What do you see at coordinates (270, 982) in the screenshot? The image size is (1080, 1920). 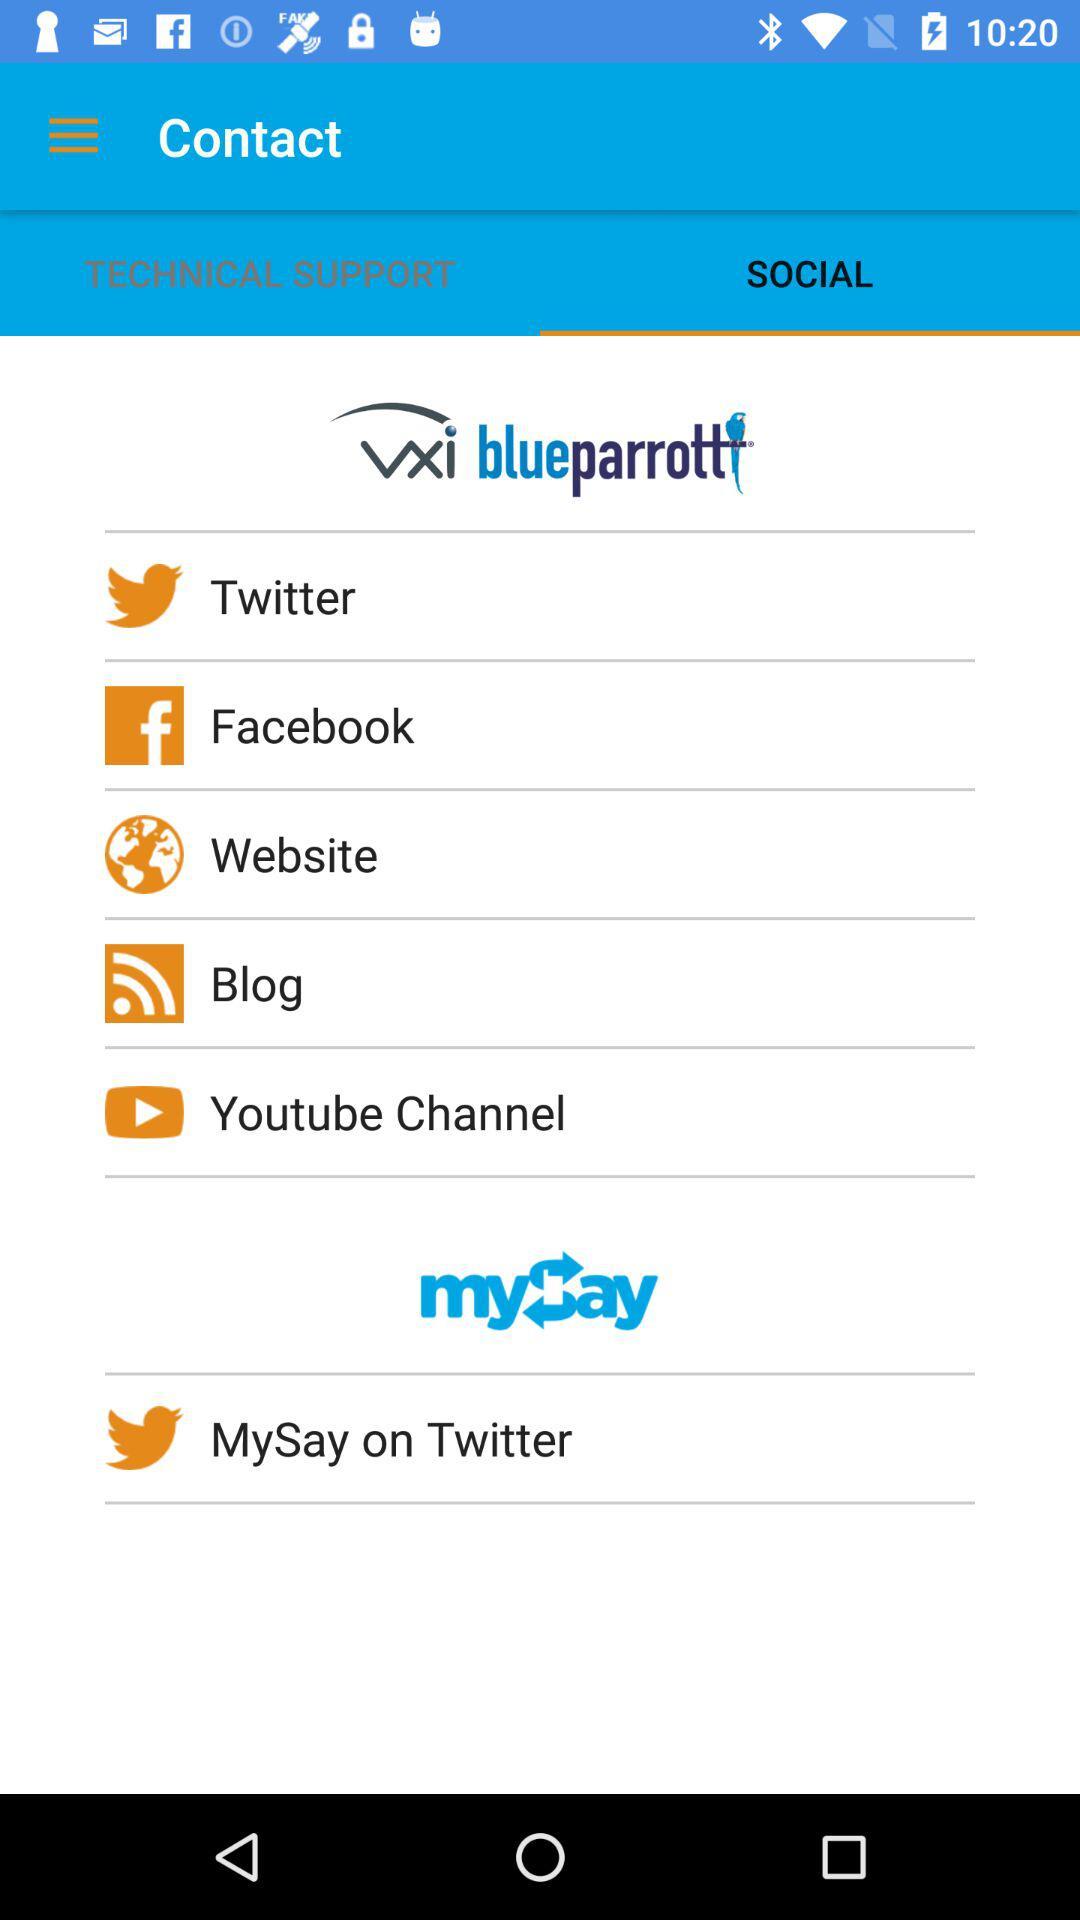 I see `blog` at bounding box center [270, 982].